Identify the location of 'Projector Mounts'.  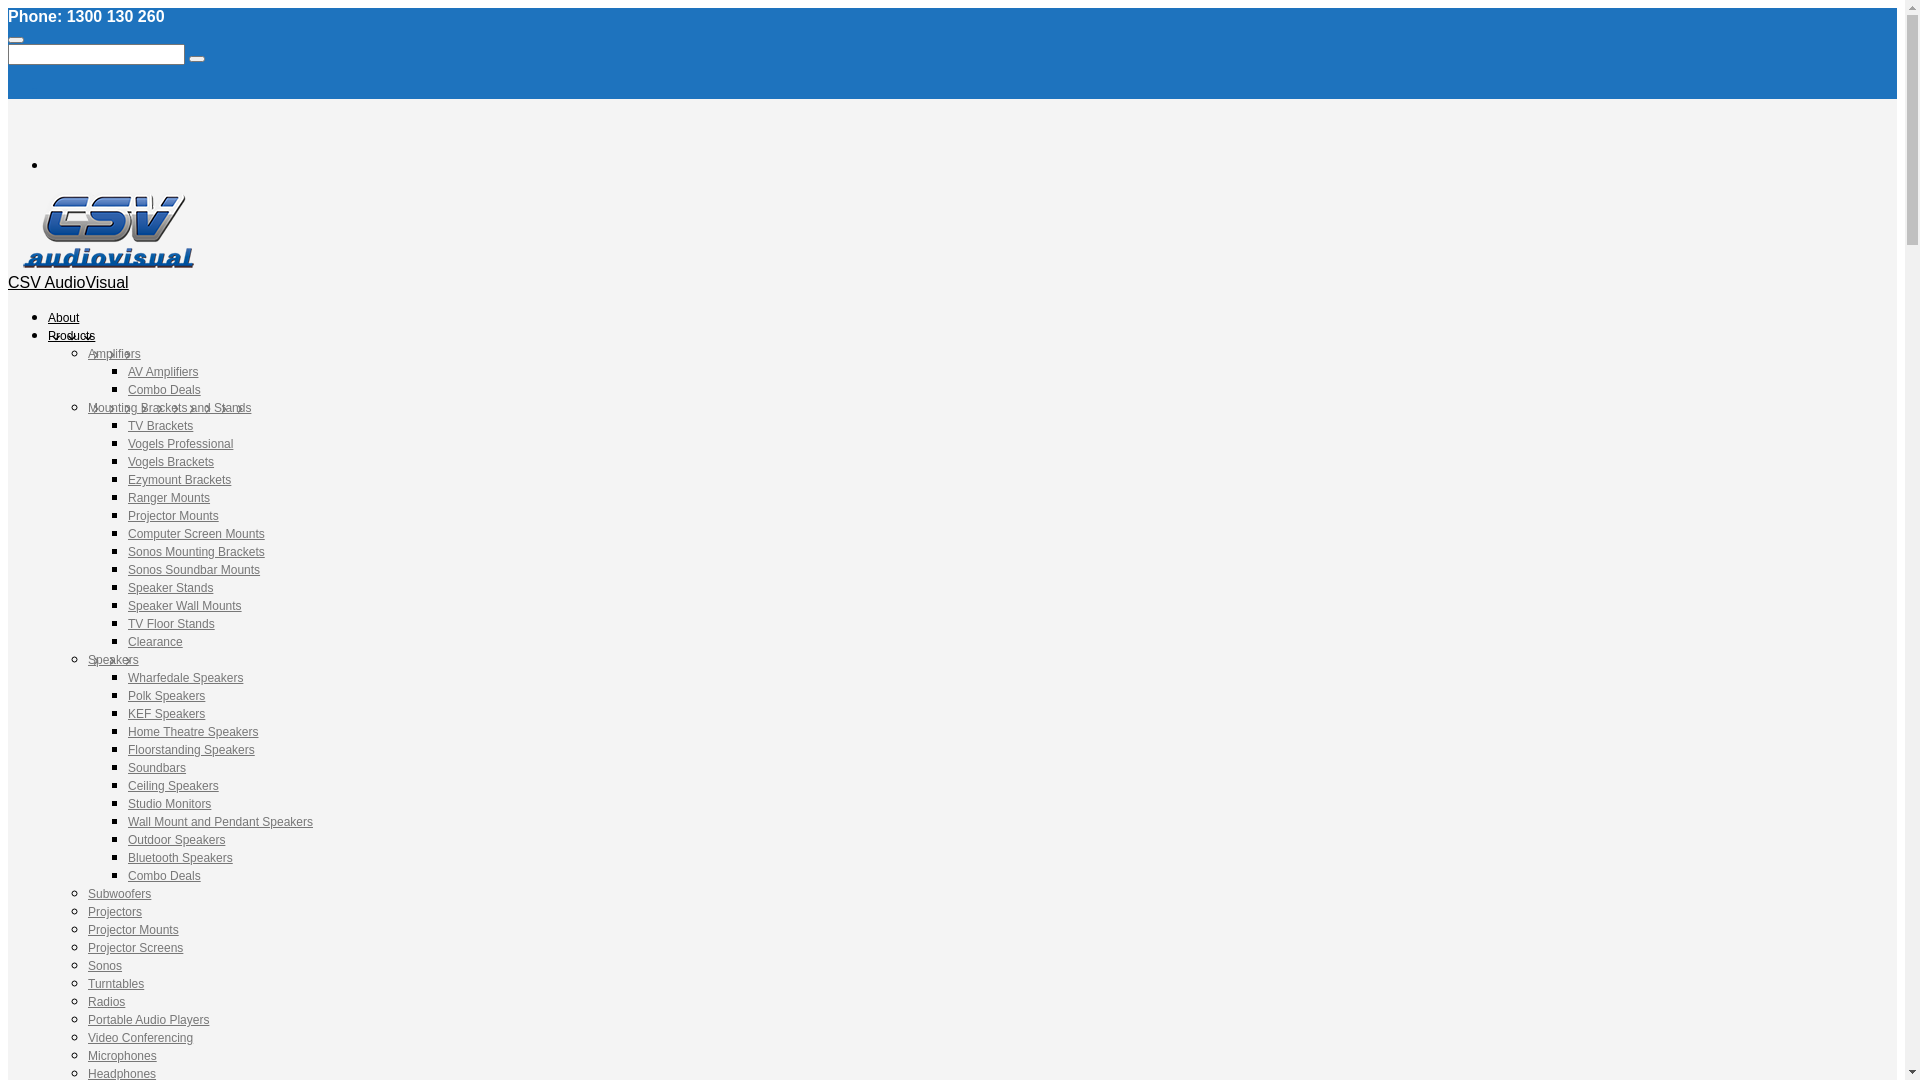
(127, 515).